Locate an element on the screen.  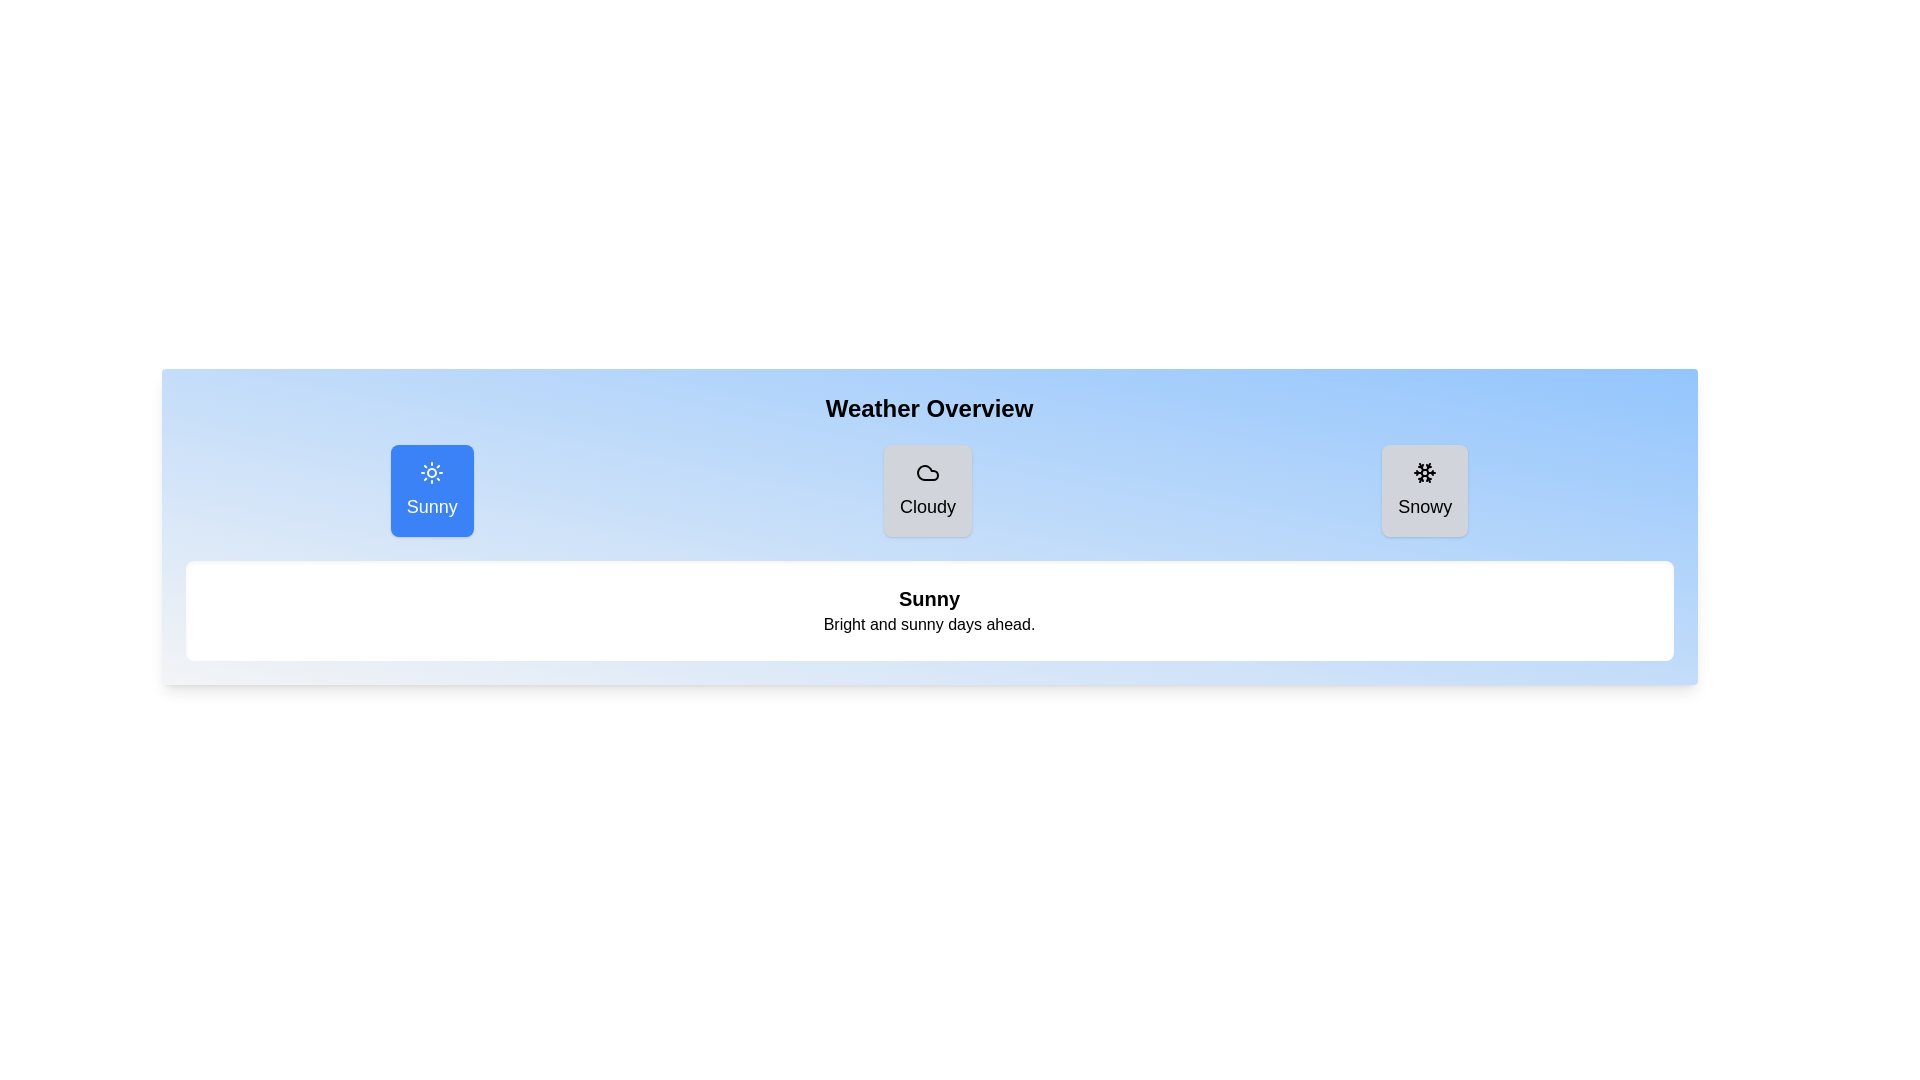
the Cloudy weather tab to view its details is located at coordinates (926, 490).